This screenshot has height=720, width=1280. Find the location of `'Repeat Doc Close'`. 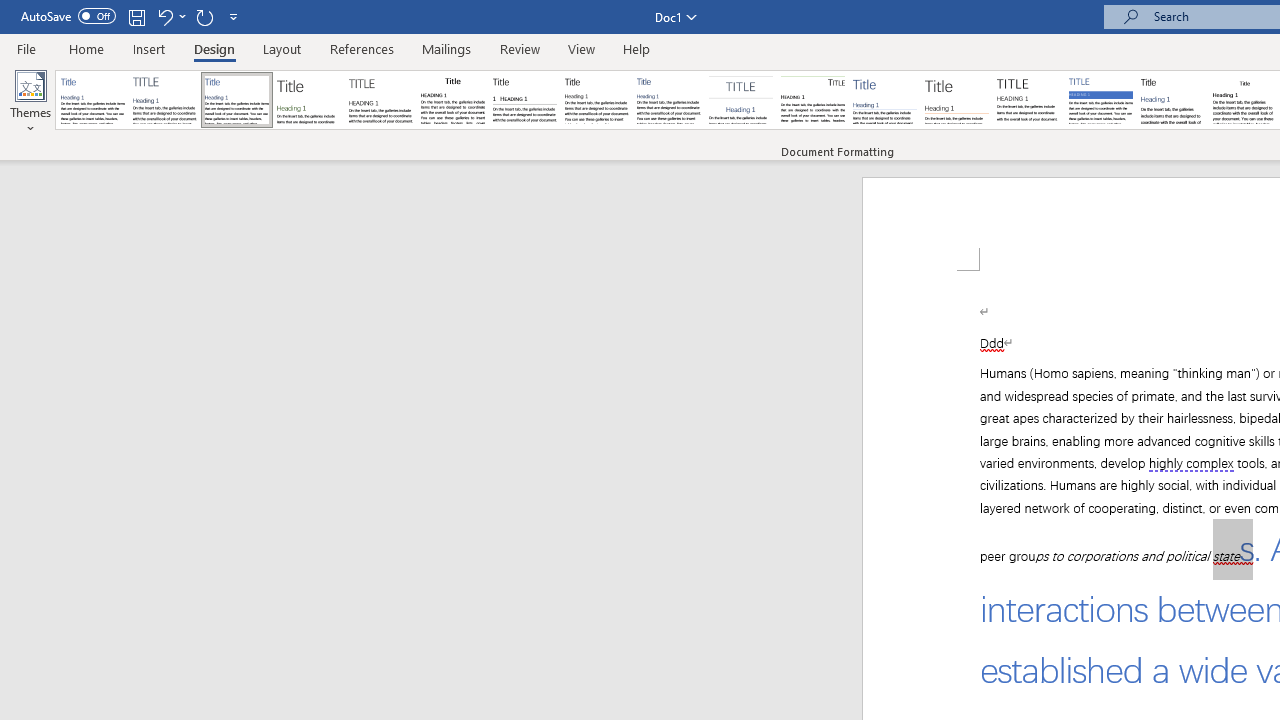

'Repeat Doc Close' is located at coordinates (204, 16).